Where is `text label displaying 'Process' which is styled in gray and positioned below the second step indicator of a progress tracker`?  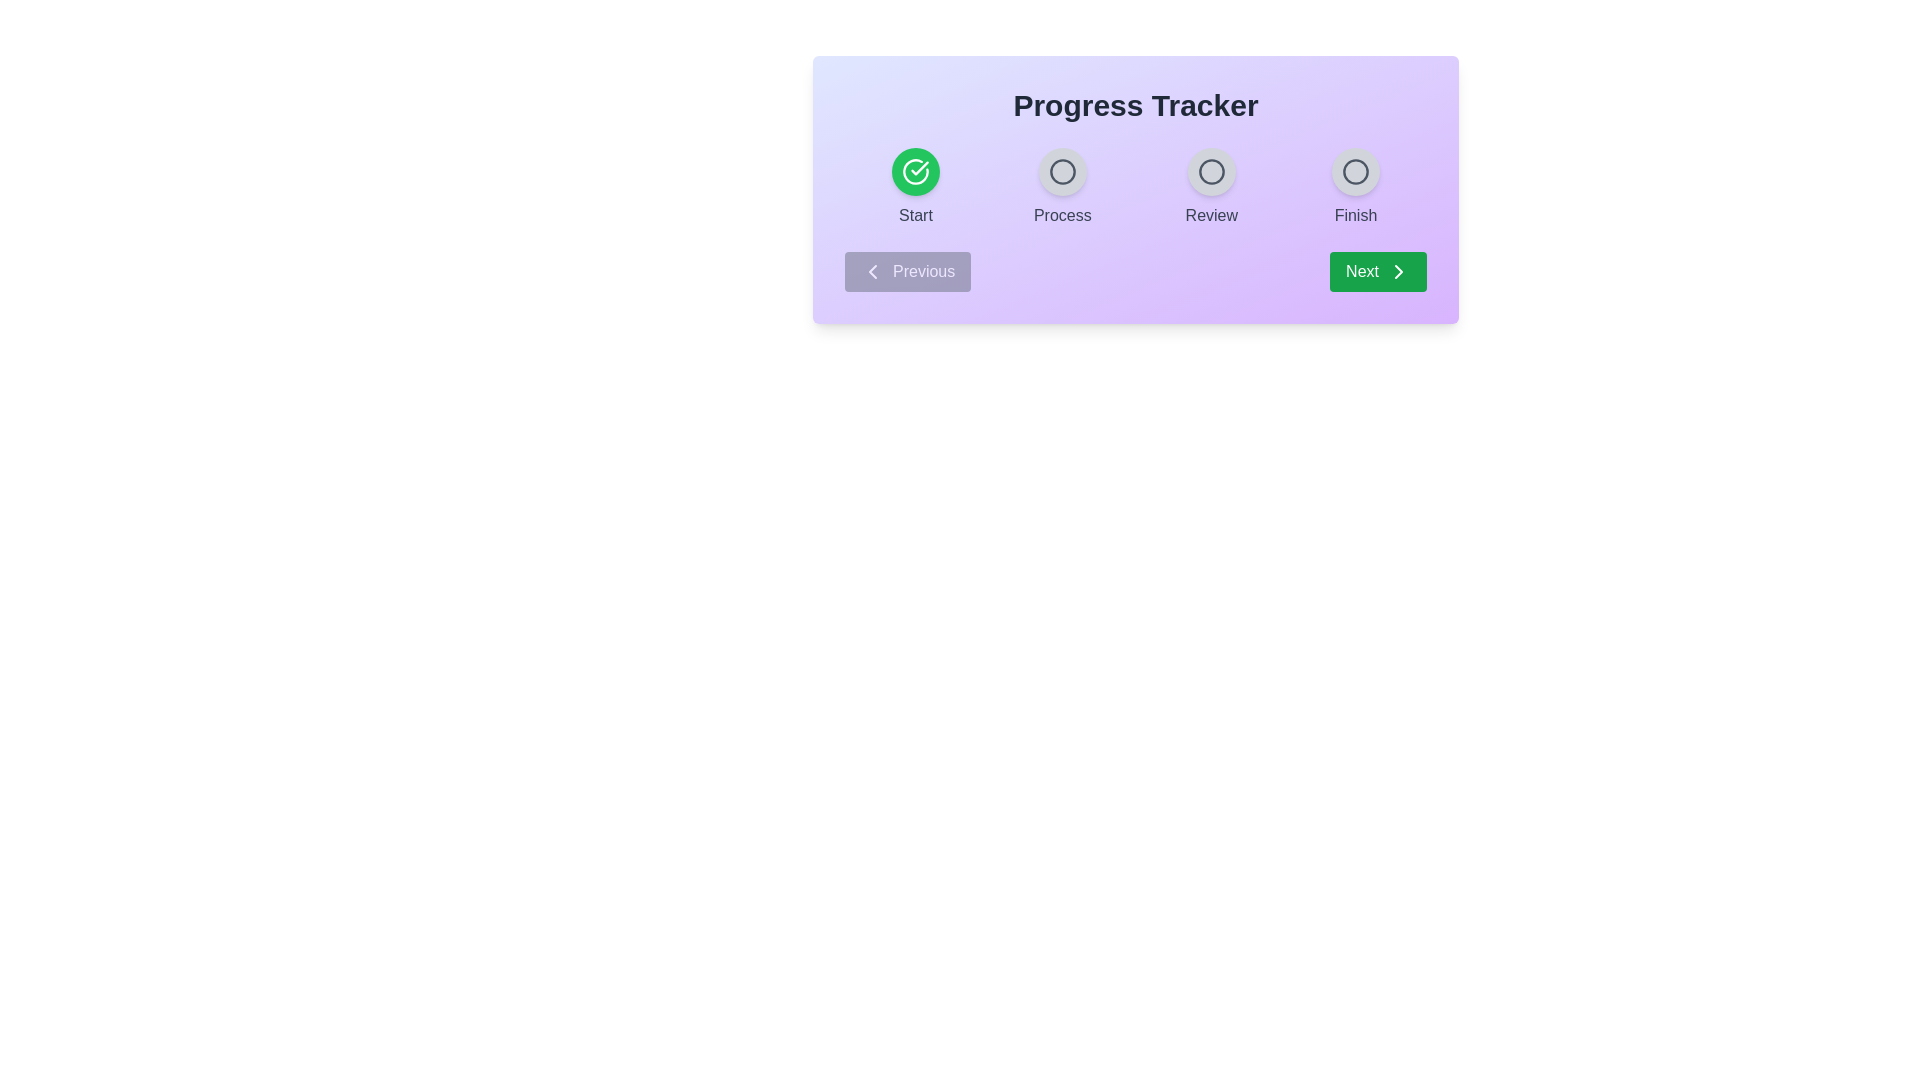
text label displaying 'Process' which is styled in gray and positioned below the second step indicator of a progress tracker is located at coordinates (1061, 216).